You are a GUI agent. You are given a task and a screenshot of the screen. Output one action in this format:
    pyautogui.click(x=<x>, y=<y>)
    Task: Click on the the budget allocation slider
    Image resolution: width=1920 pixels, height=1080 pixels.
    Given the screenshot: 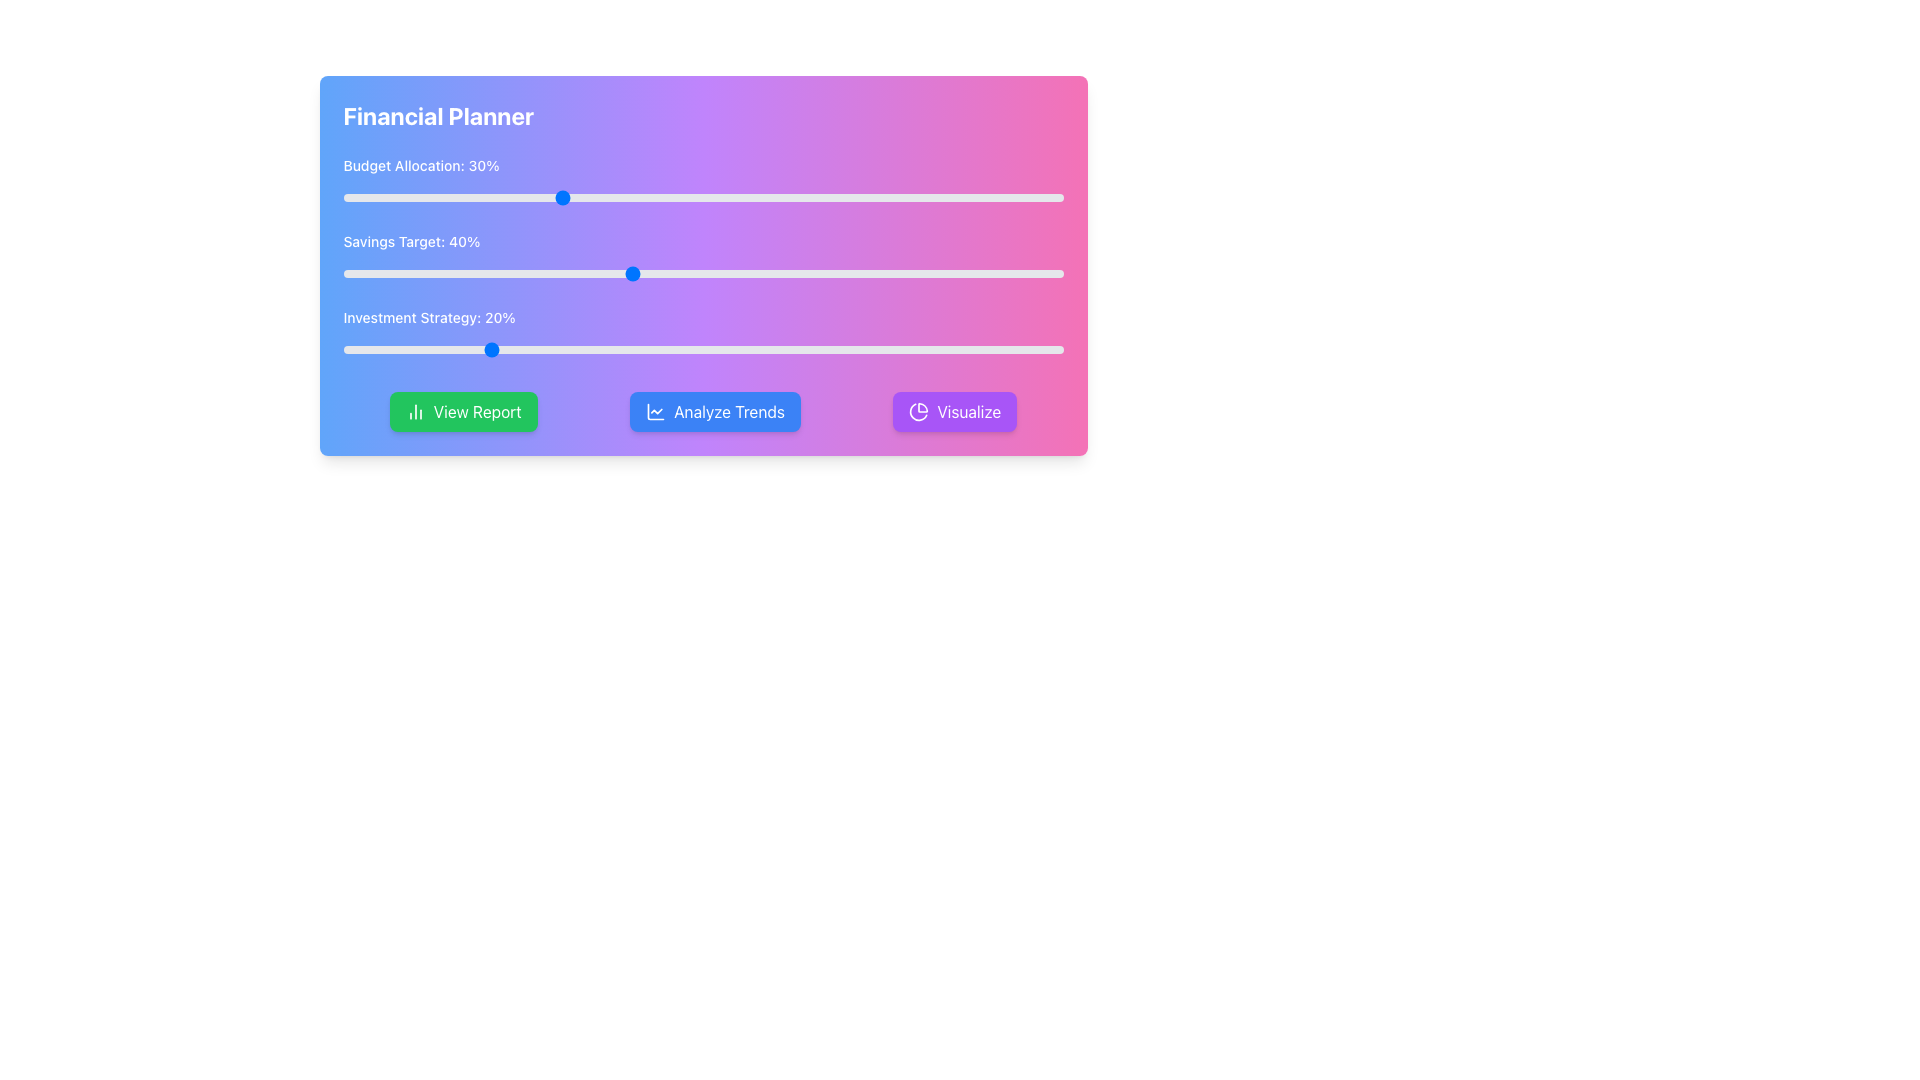 What is the action you would take?
    pyautogui.click(x=637, y=197)
    